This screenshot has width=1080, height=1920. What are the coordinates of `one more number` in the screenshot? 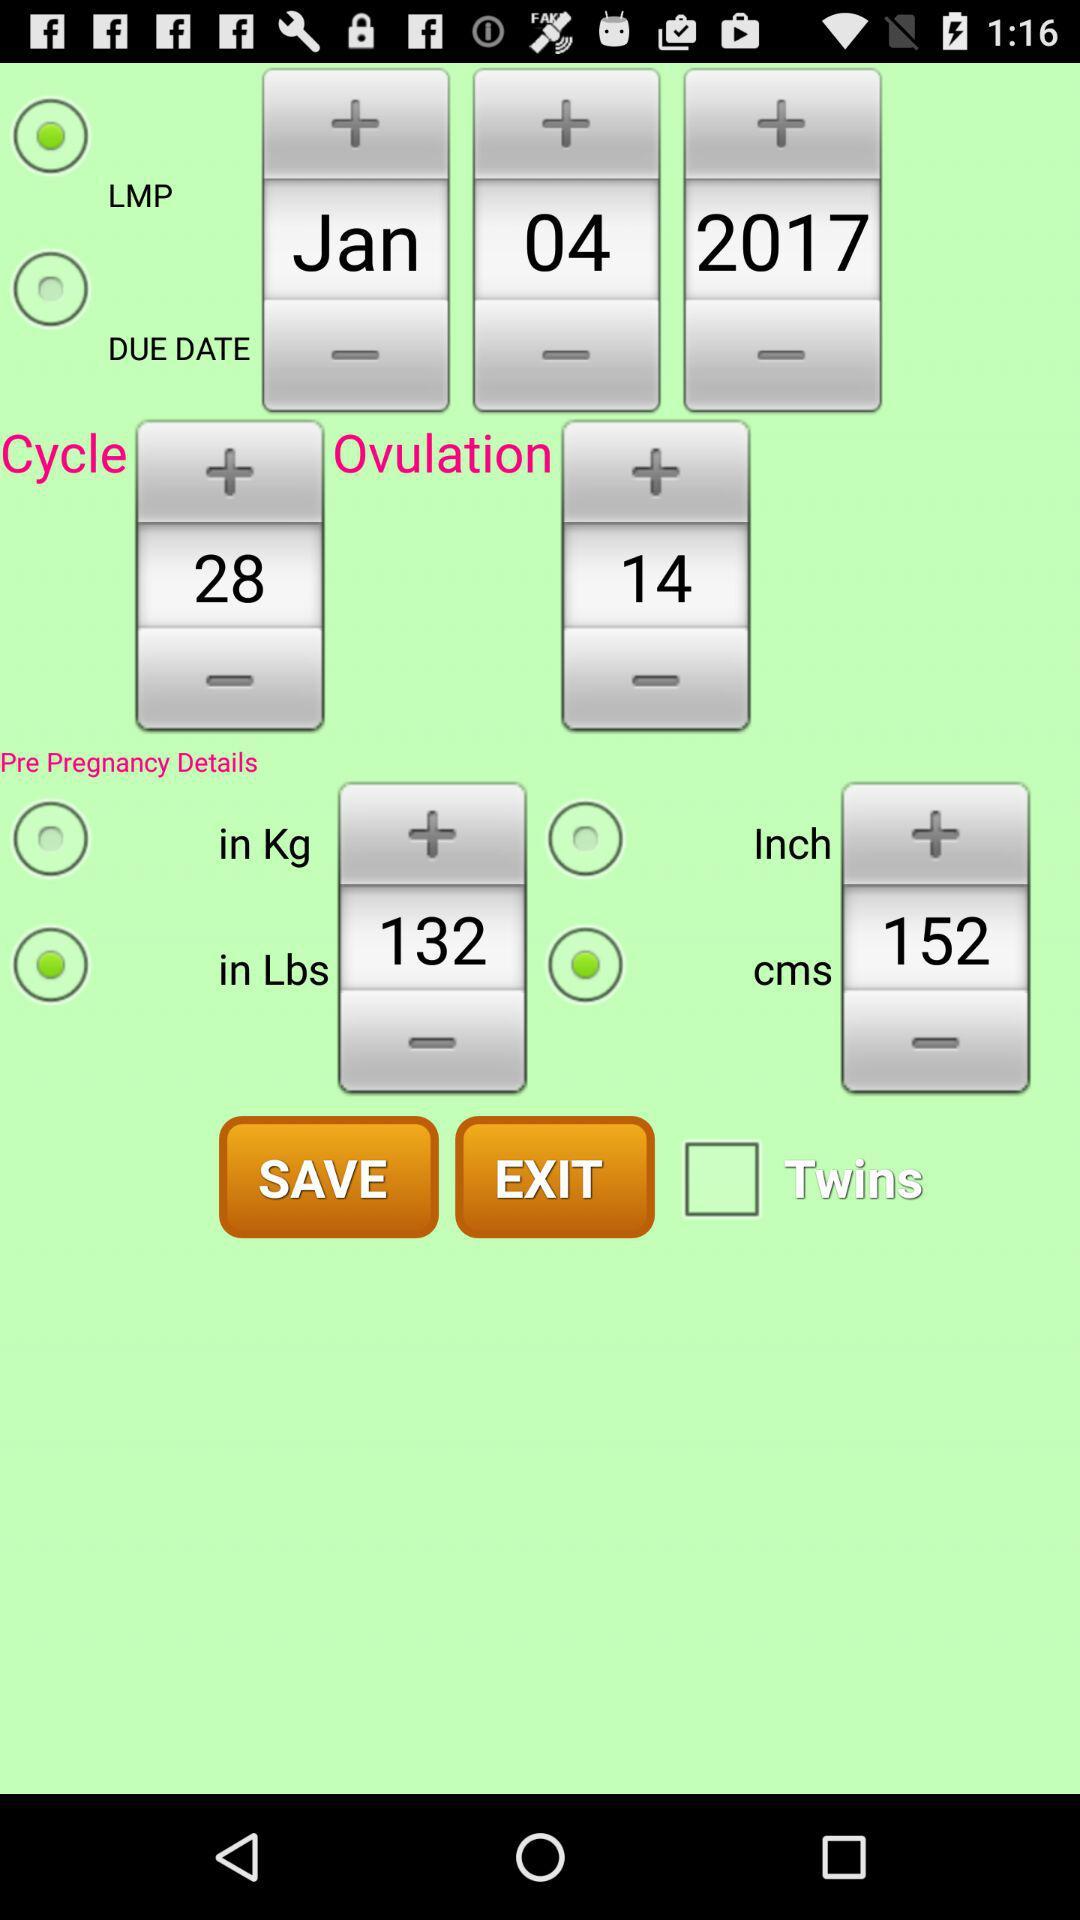 It's located at (935, 831).